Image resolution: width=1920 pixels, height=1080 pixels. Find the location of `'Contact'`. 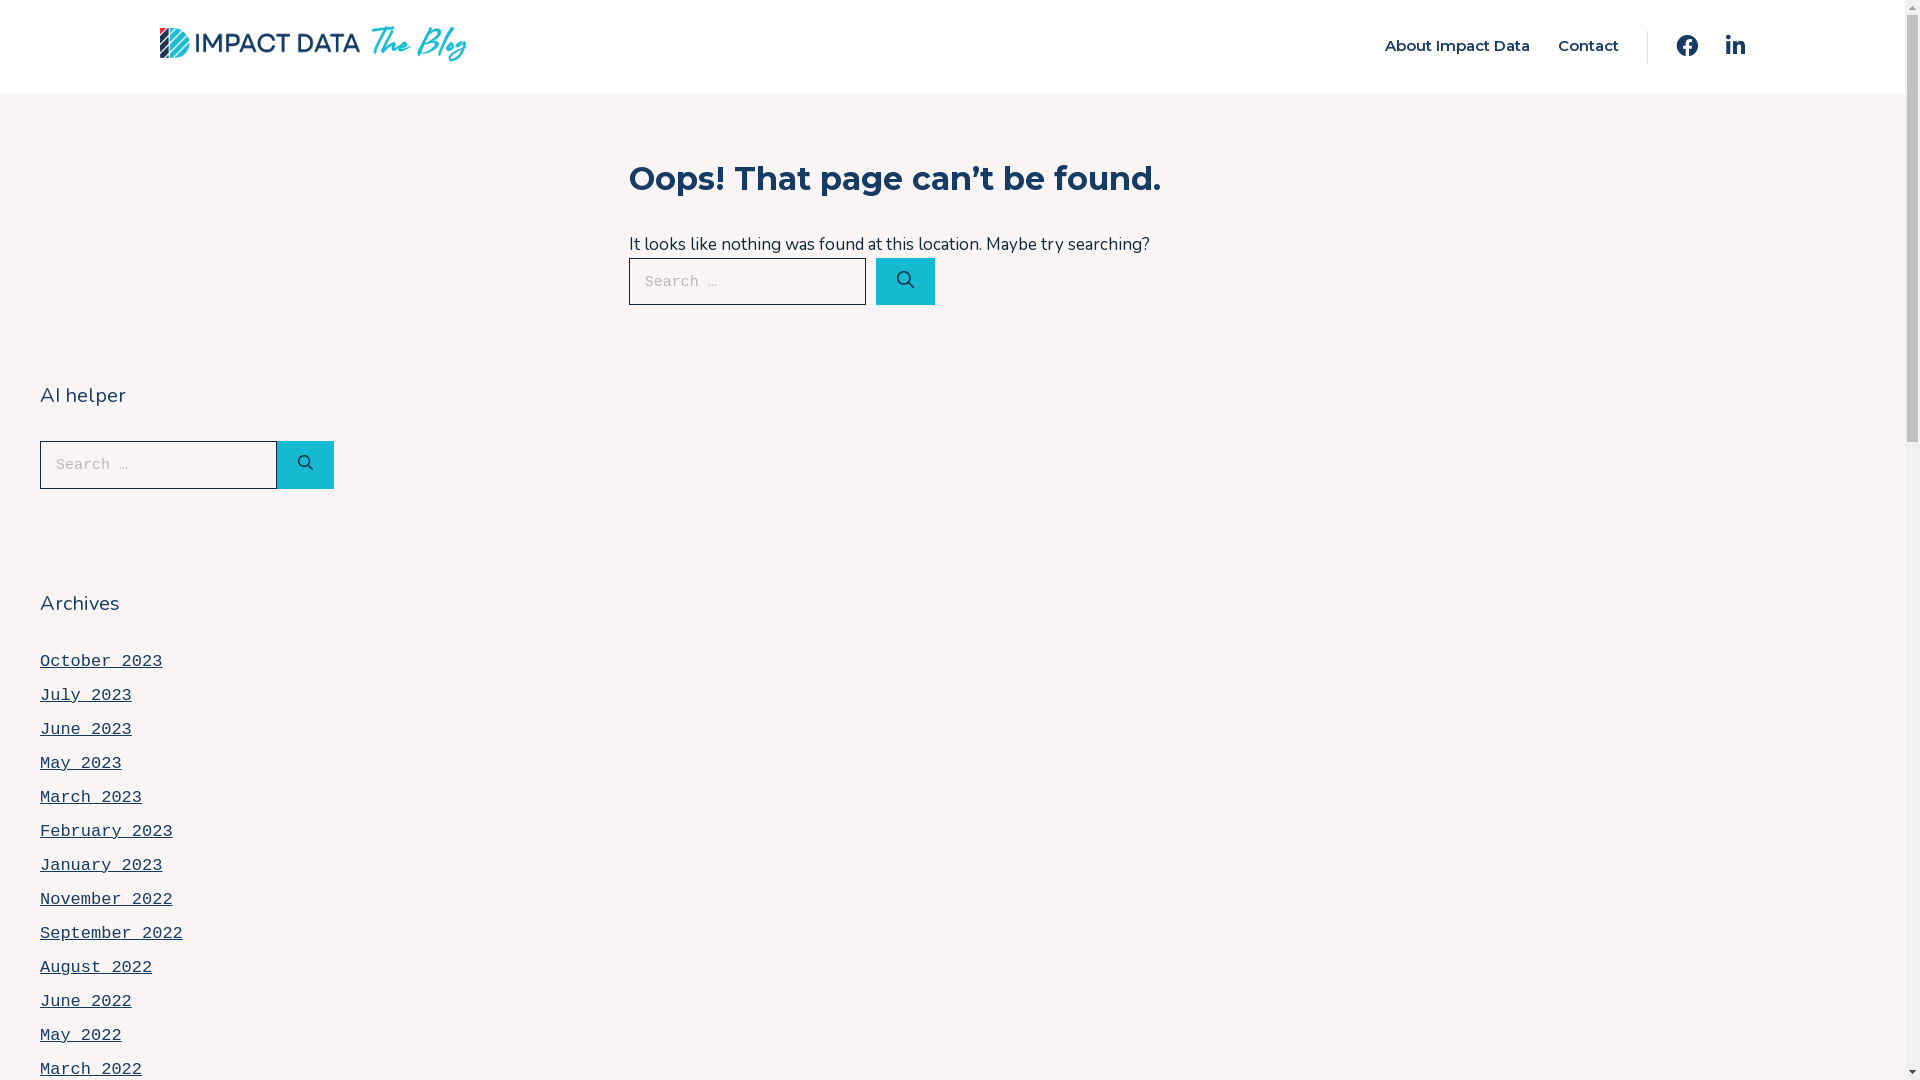

'Contact' is located at coordinates (1587, 45).